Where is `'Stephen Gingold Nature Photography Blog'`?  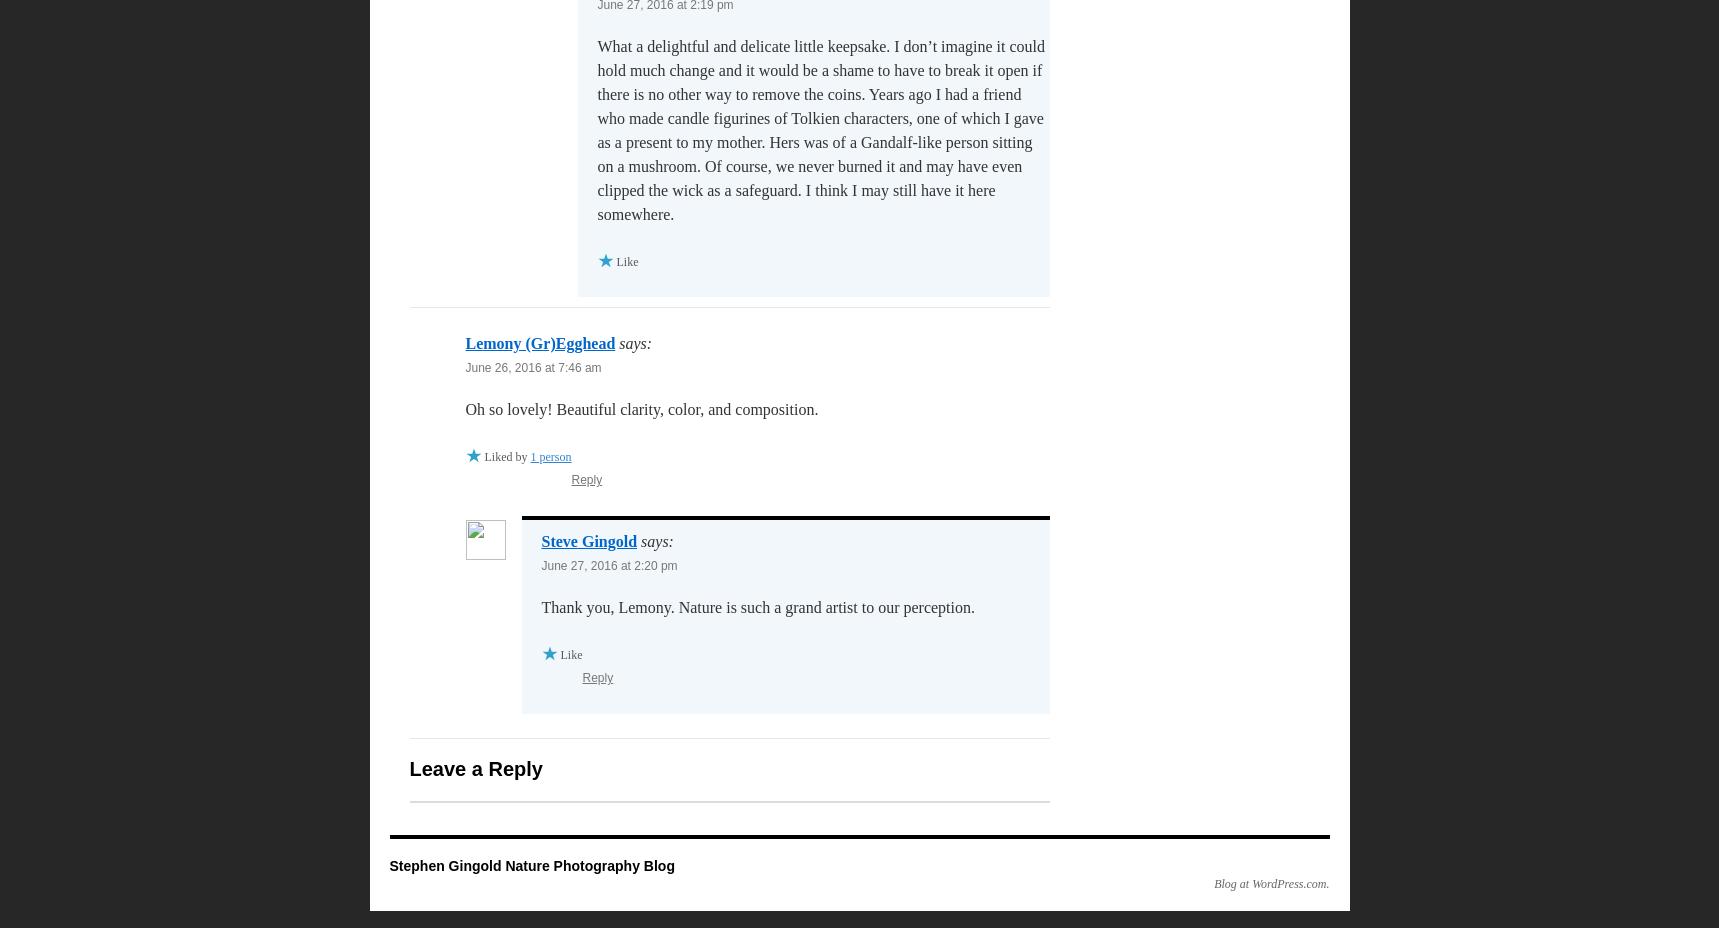 'Stephen Gingold Nature Photography Blog' is located at coordinates (388, 866).